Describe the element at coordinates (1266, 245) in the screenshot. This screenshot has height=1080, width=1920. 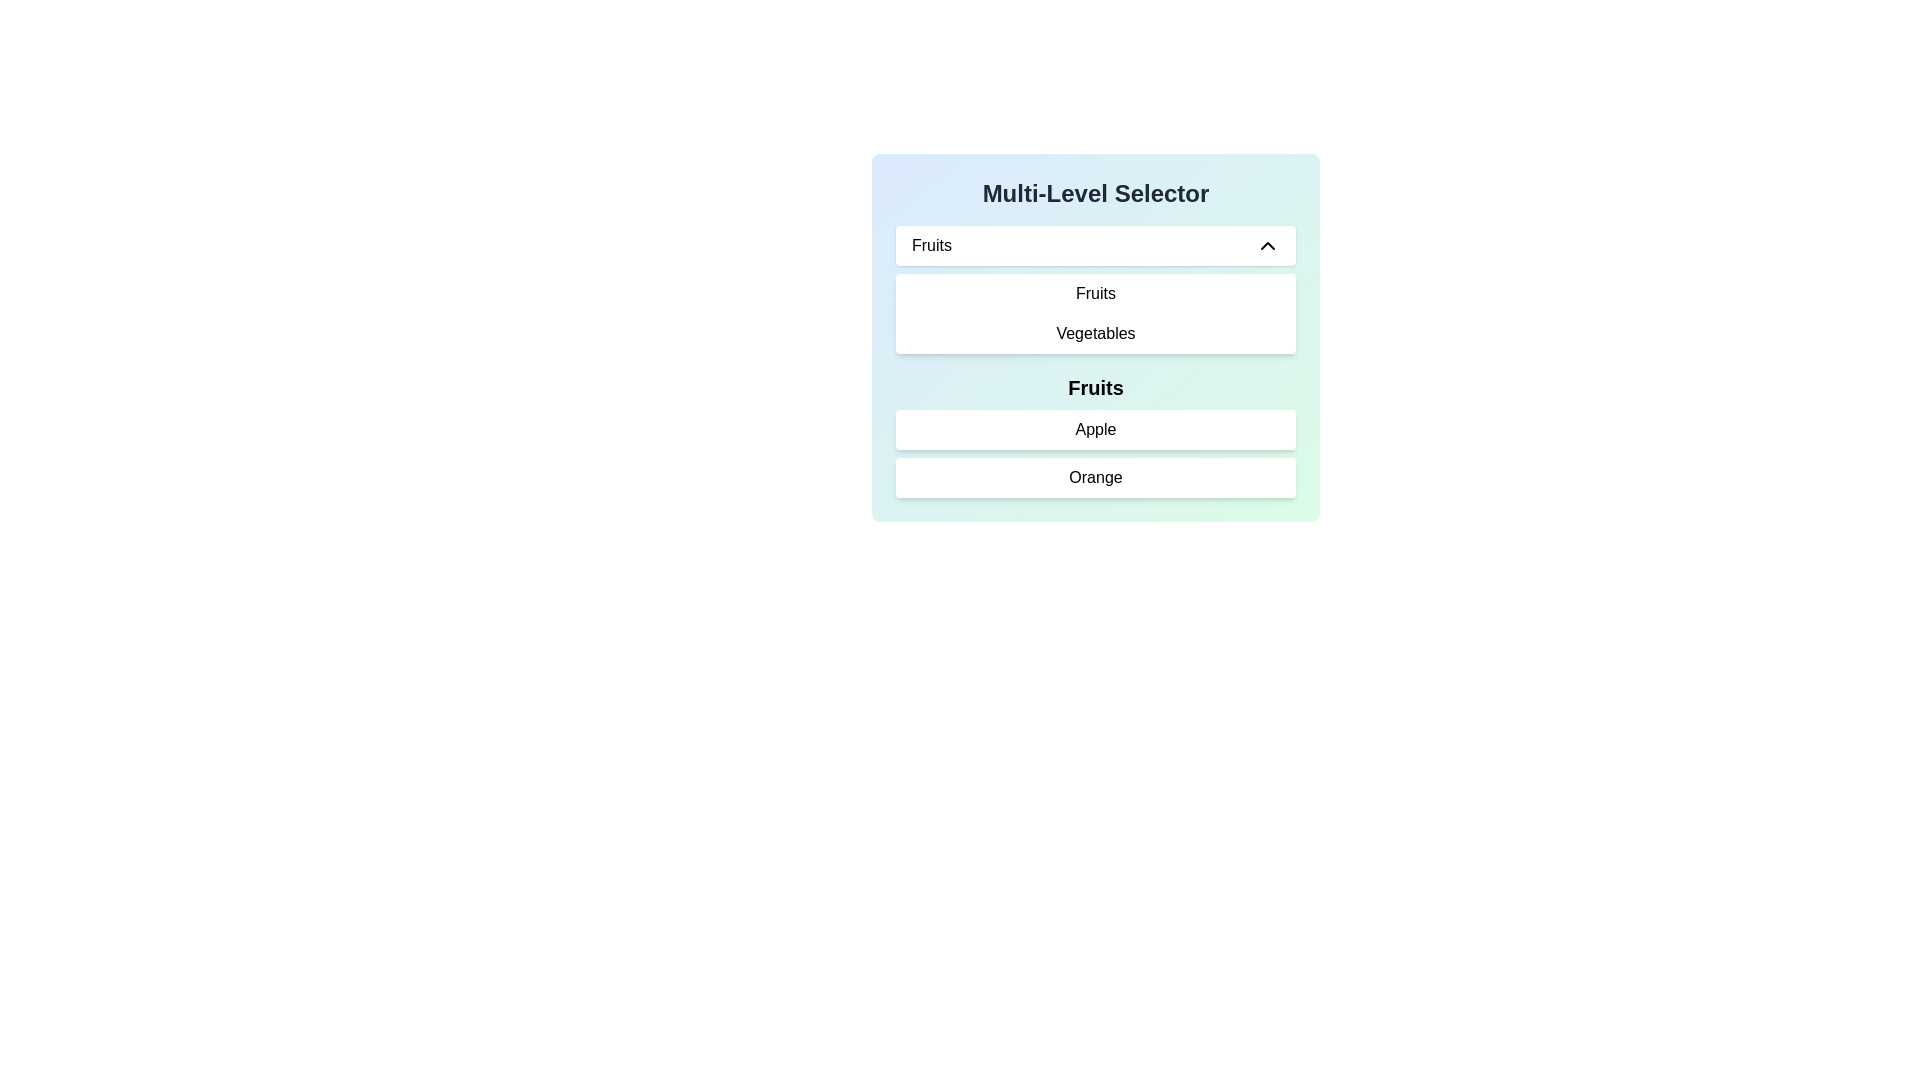
I see `the upward-facing arrow icon with a black outline, which is part of the 'chevron-up' class, located to the right of the 'Fruits' label` at that location.